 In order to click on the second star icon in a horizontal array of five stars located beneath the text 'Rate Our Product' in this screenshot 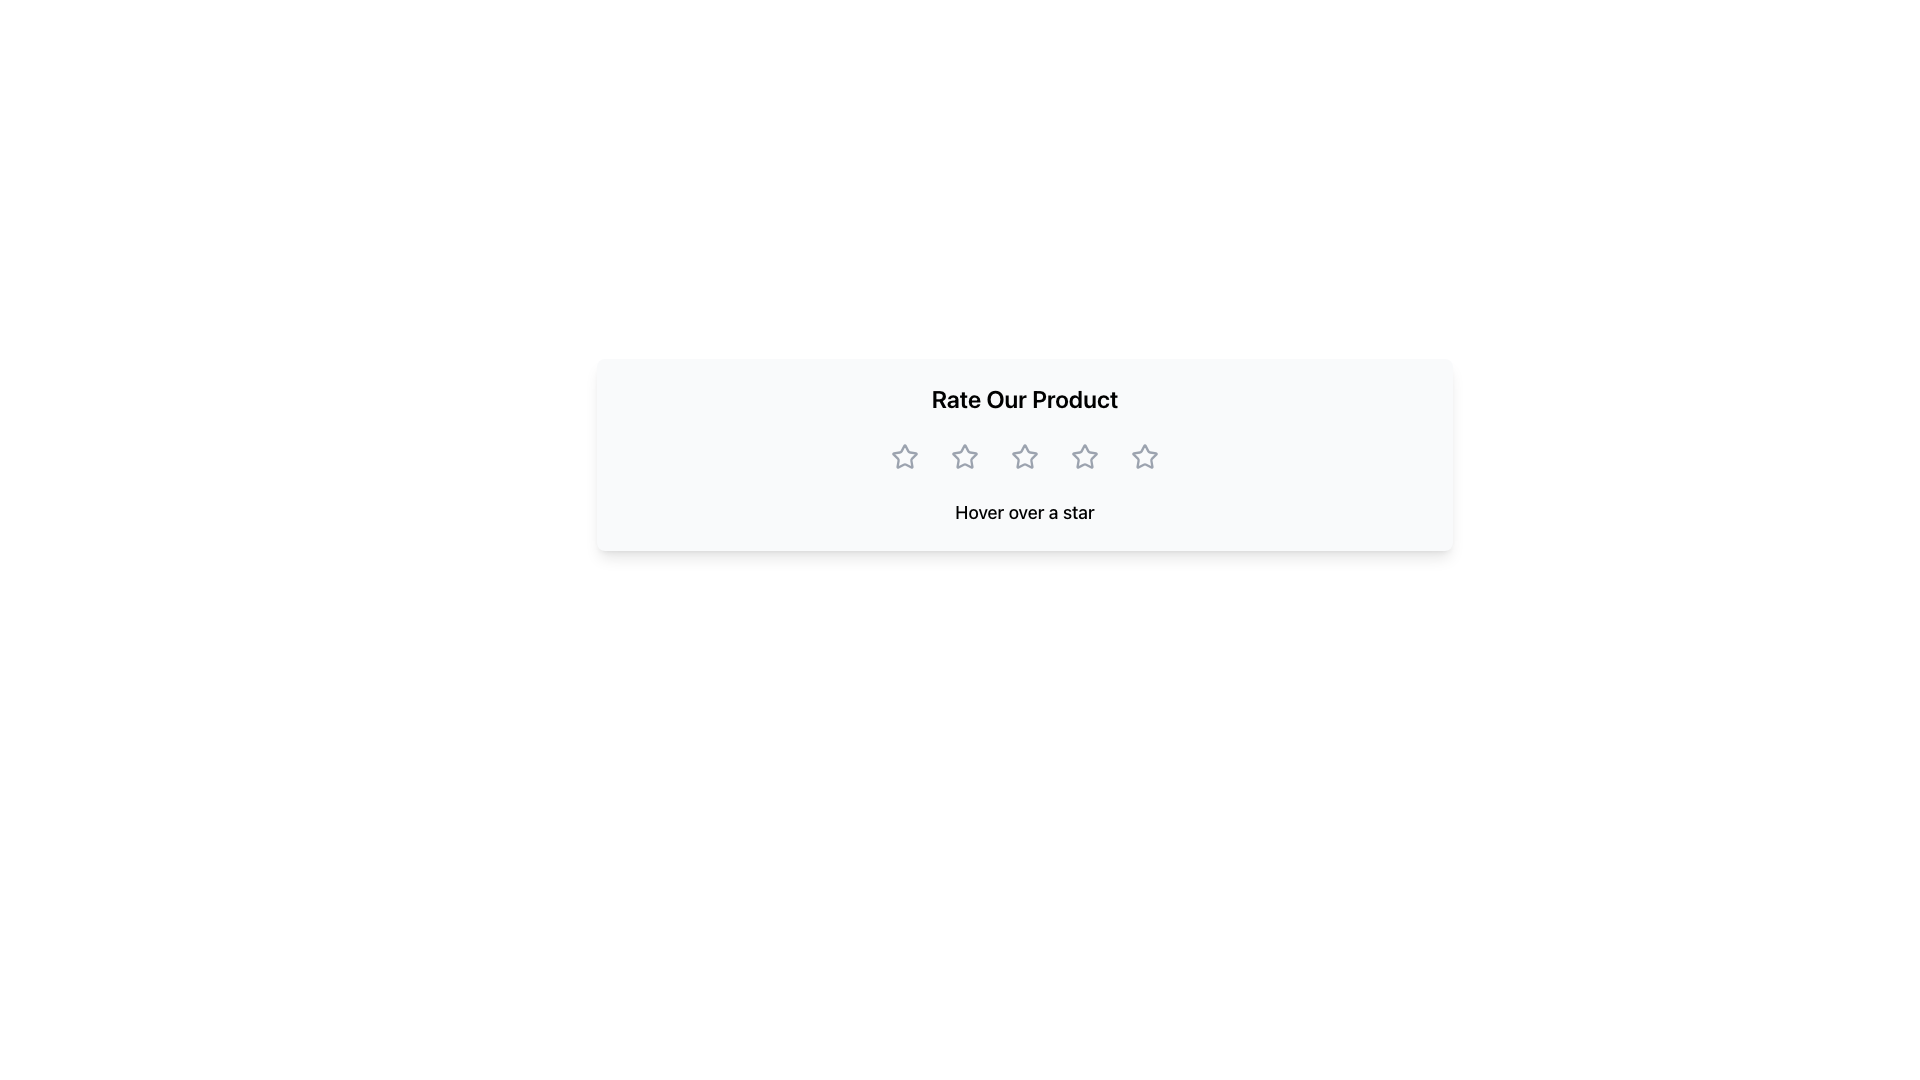, I will do `click(964, 456)`.